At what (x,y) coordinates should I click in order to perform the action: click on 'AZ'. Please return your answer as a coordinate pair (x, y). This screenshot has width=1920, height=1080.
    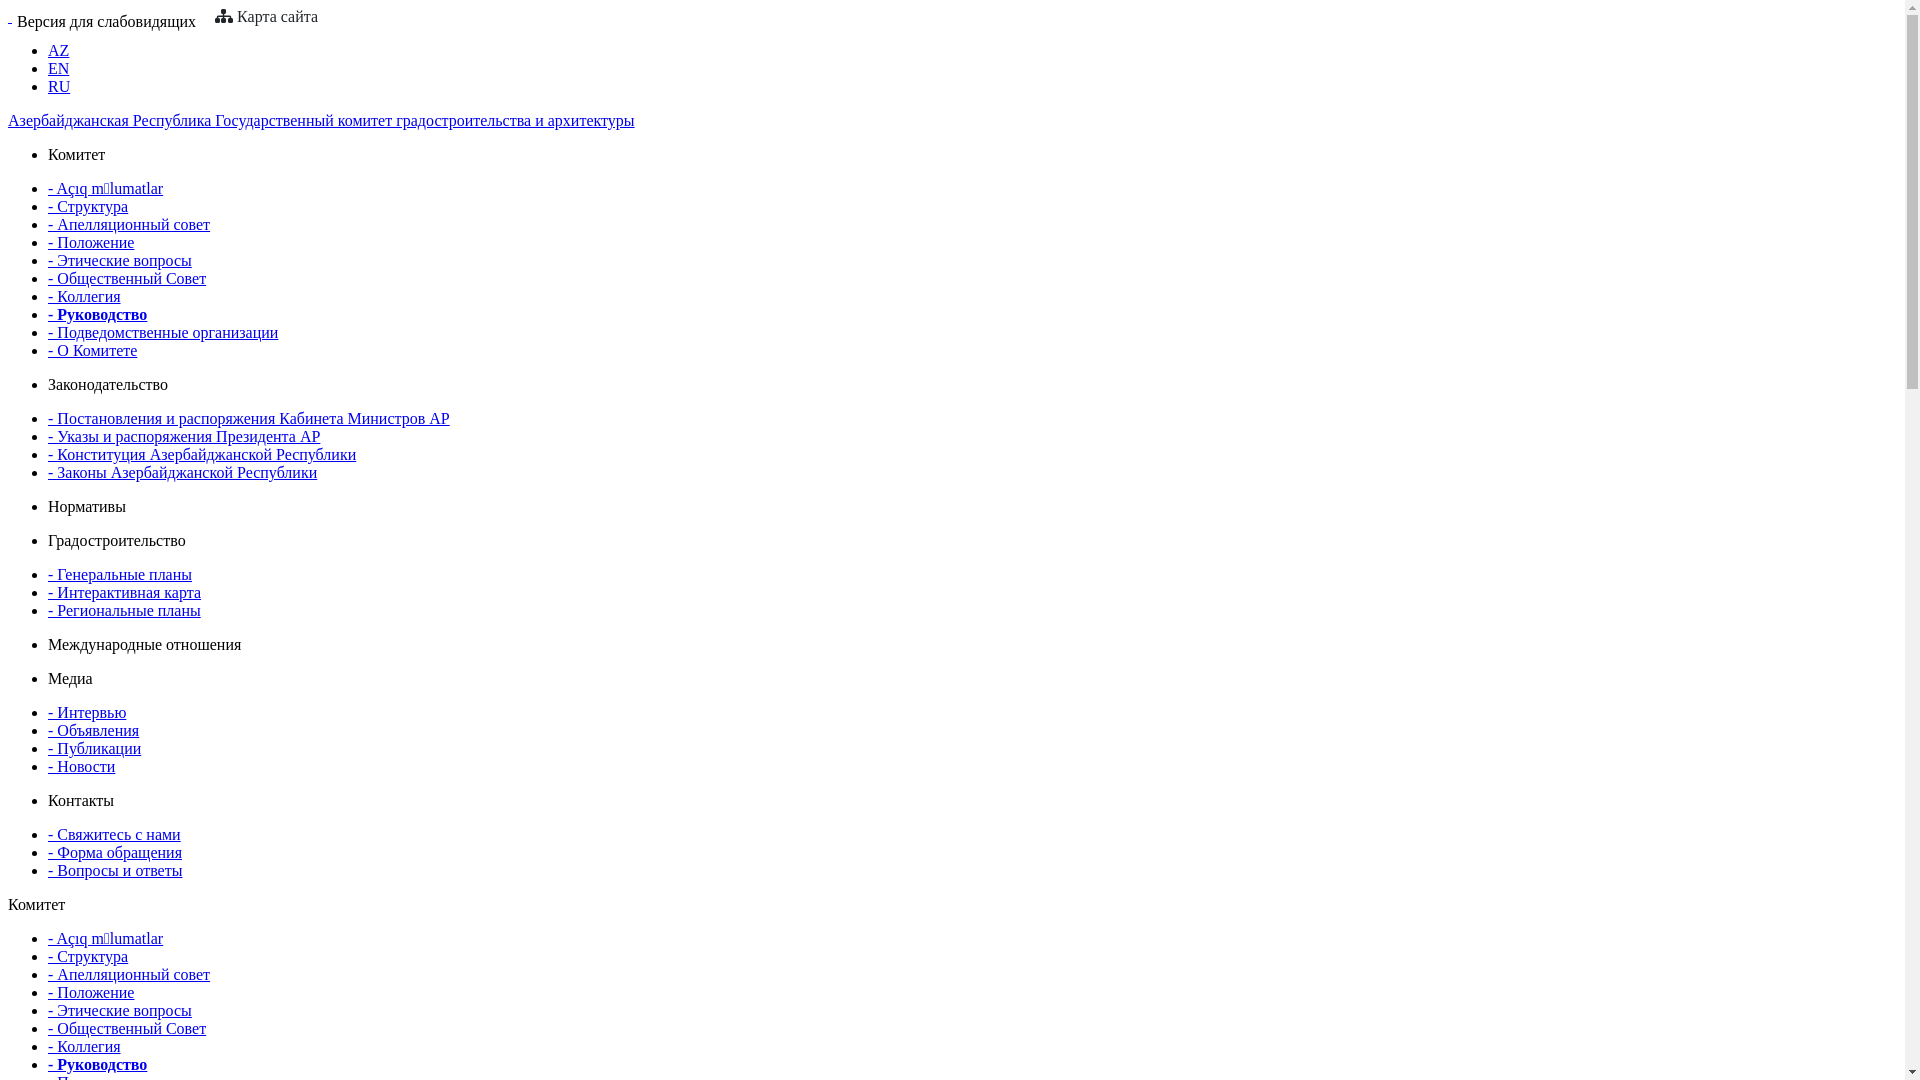
    Looking at the image, I should click on (58, 49).